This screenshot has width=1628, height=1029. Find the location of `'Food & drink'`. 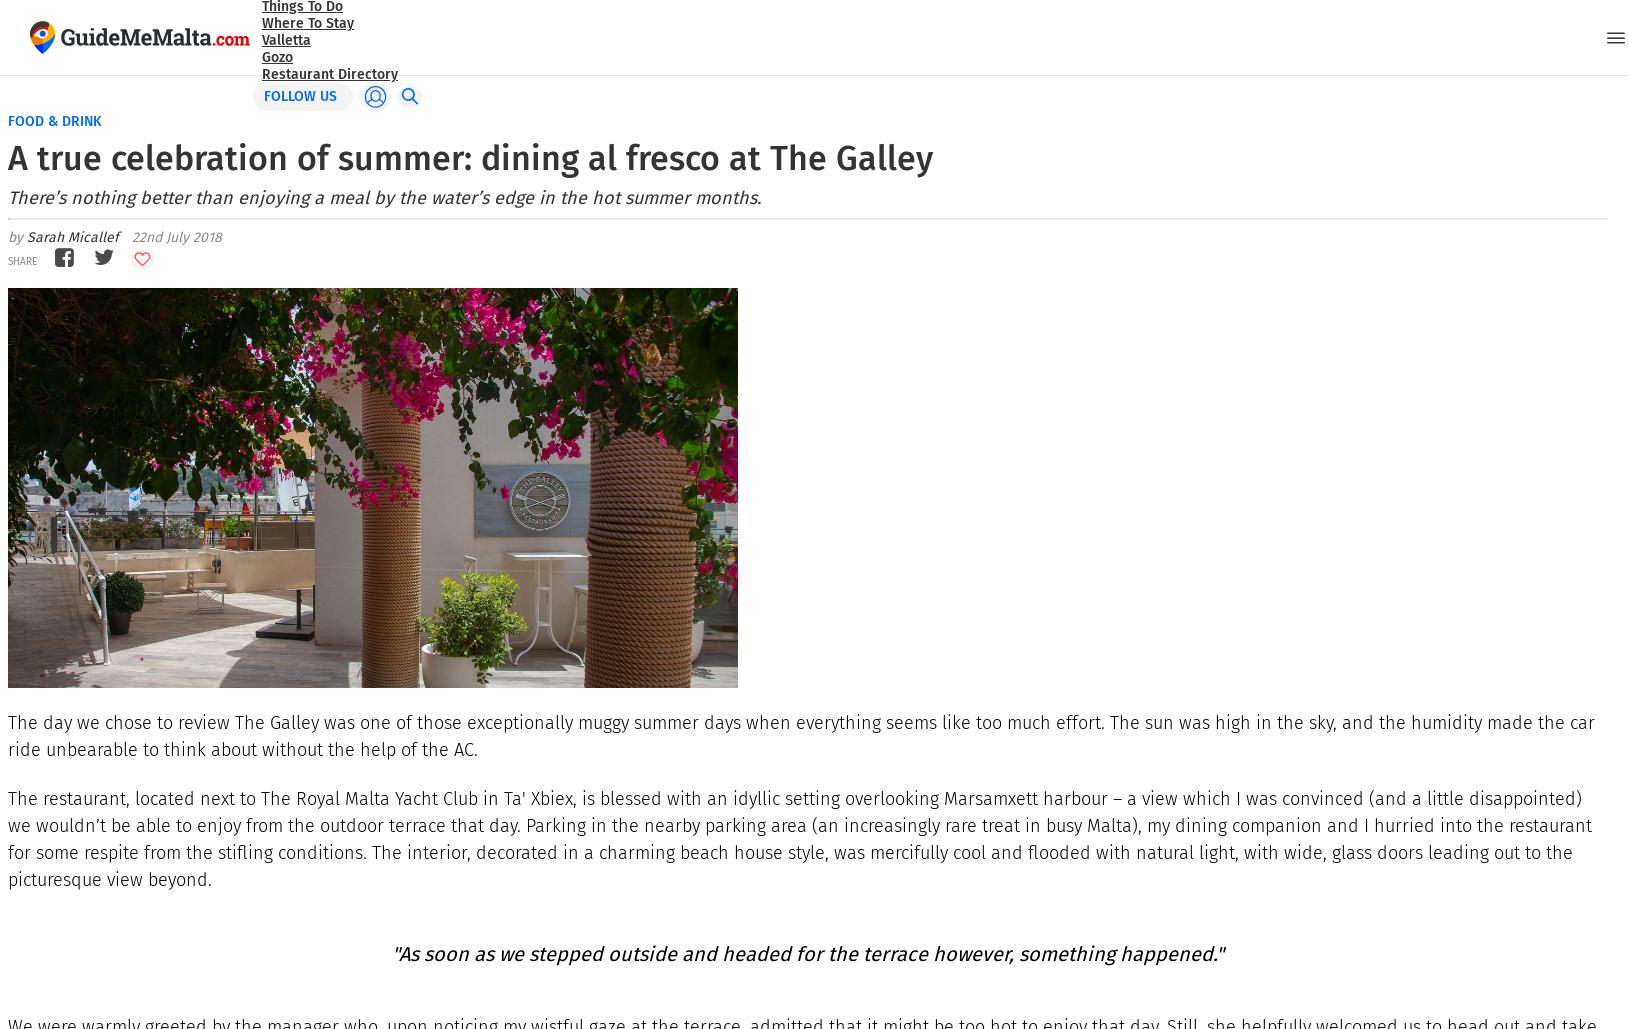

'Food & drink' is located at coordinates (54, 120).